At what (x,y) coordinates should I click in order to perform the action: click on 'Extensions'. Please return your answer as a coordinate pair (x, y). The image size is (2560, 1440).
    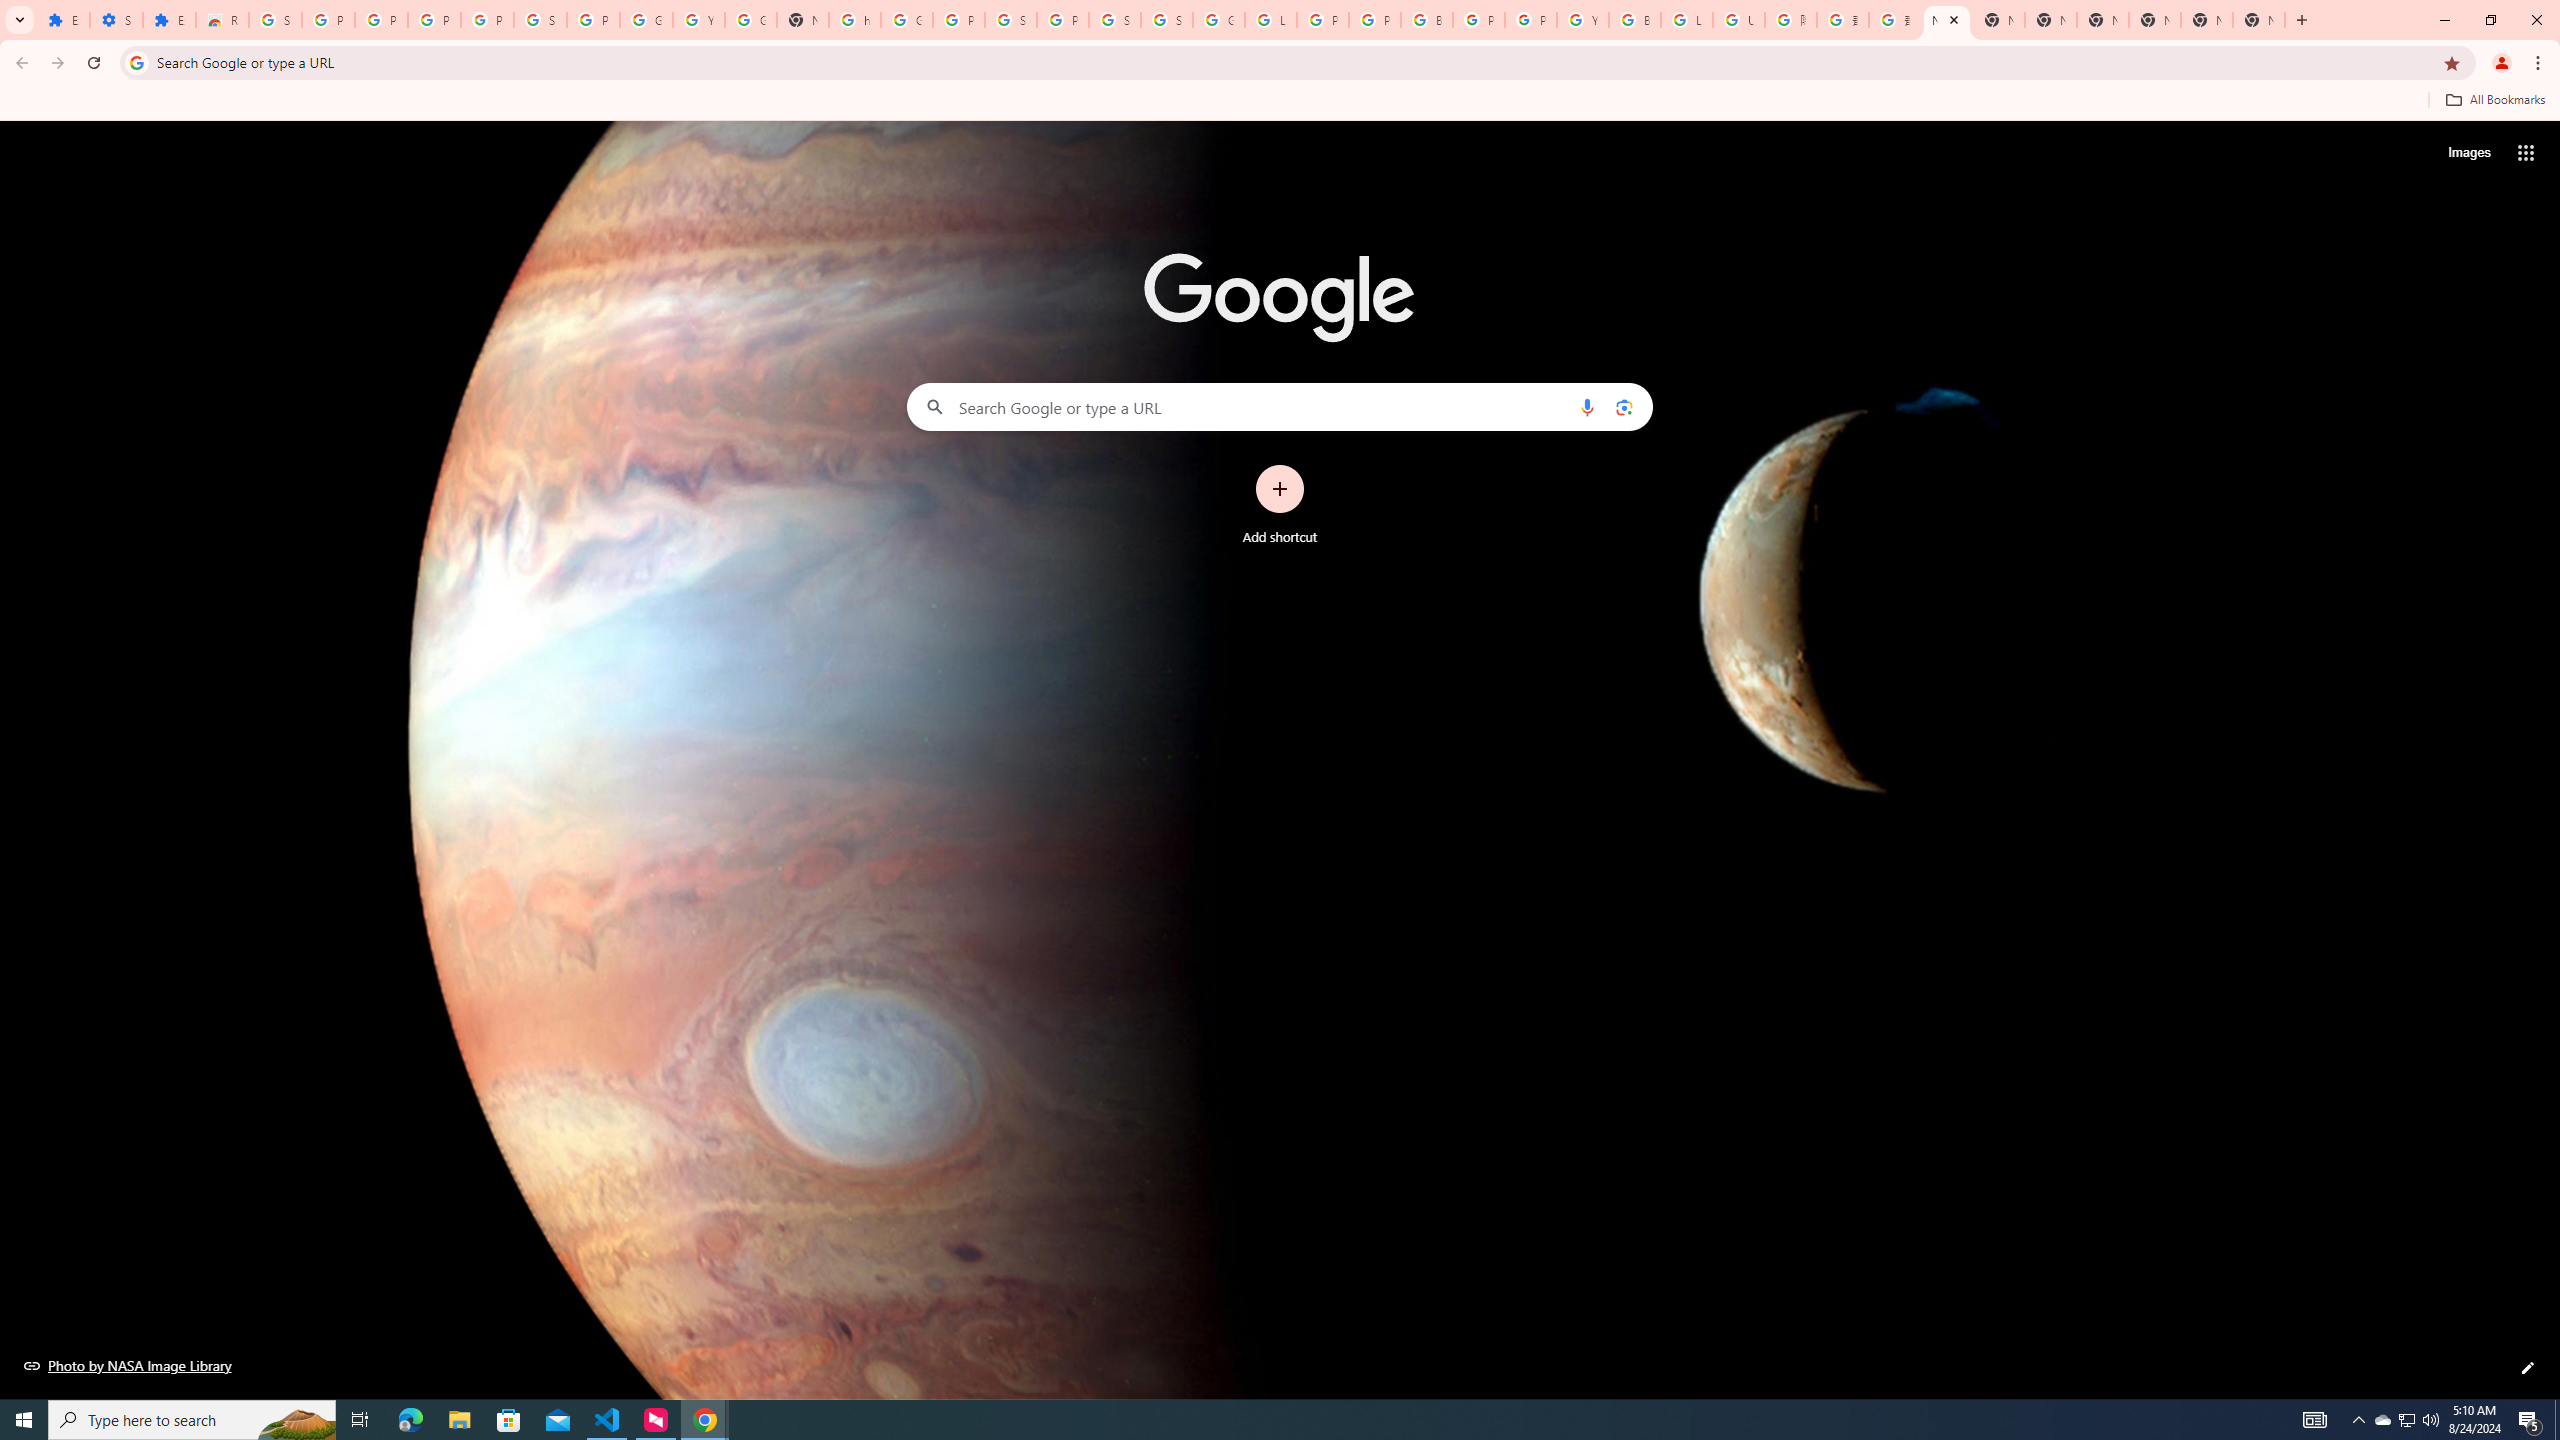
    Looking at the image, I should click on (64, 19).